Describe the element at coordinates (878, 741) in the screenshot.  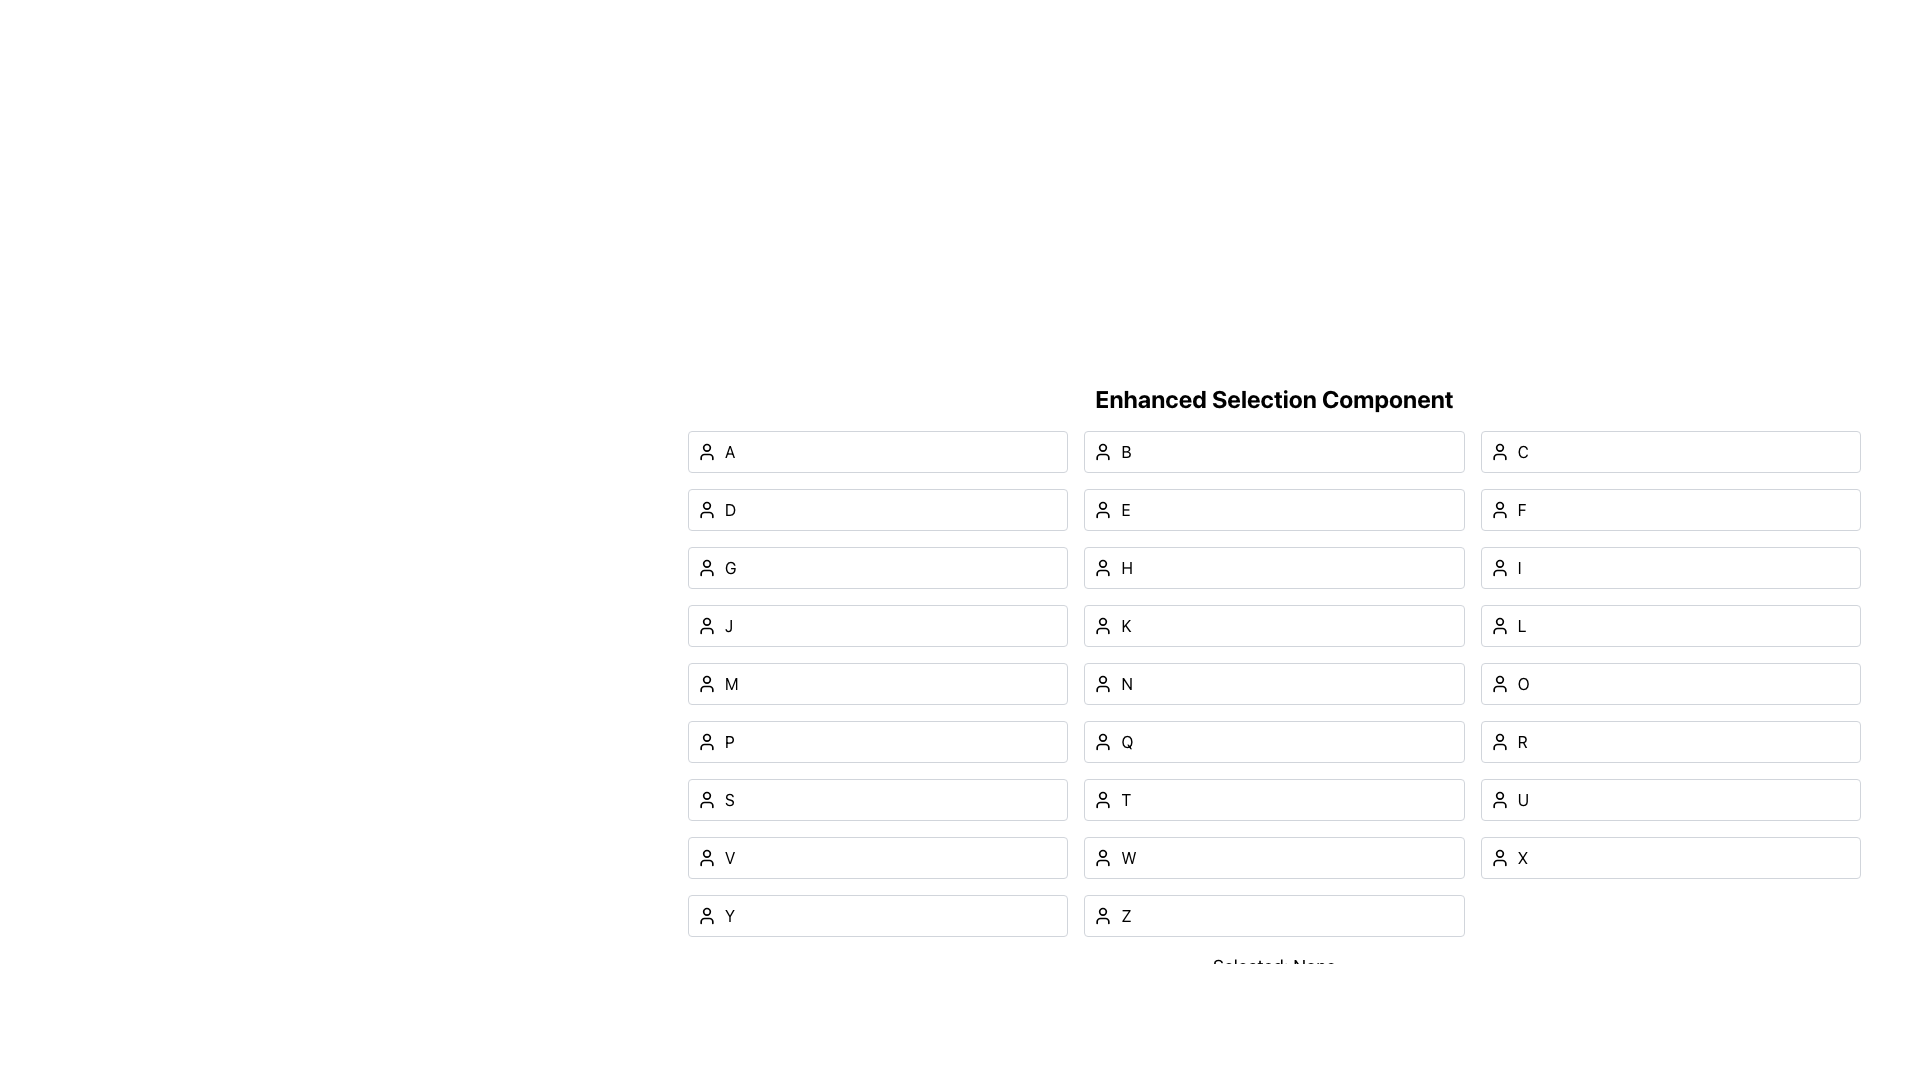
I see `the button labeled 'P' which is located in the 6th row and 1st column of the grid layout` at that location.